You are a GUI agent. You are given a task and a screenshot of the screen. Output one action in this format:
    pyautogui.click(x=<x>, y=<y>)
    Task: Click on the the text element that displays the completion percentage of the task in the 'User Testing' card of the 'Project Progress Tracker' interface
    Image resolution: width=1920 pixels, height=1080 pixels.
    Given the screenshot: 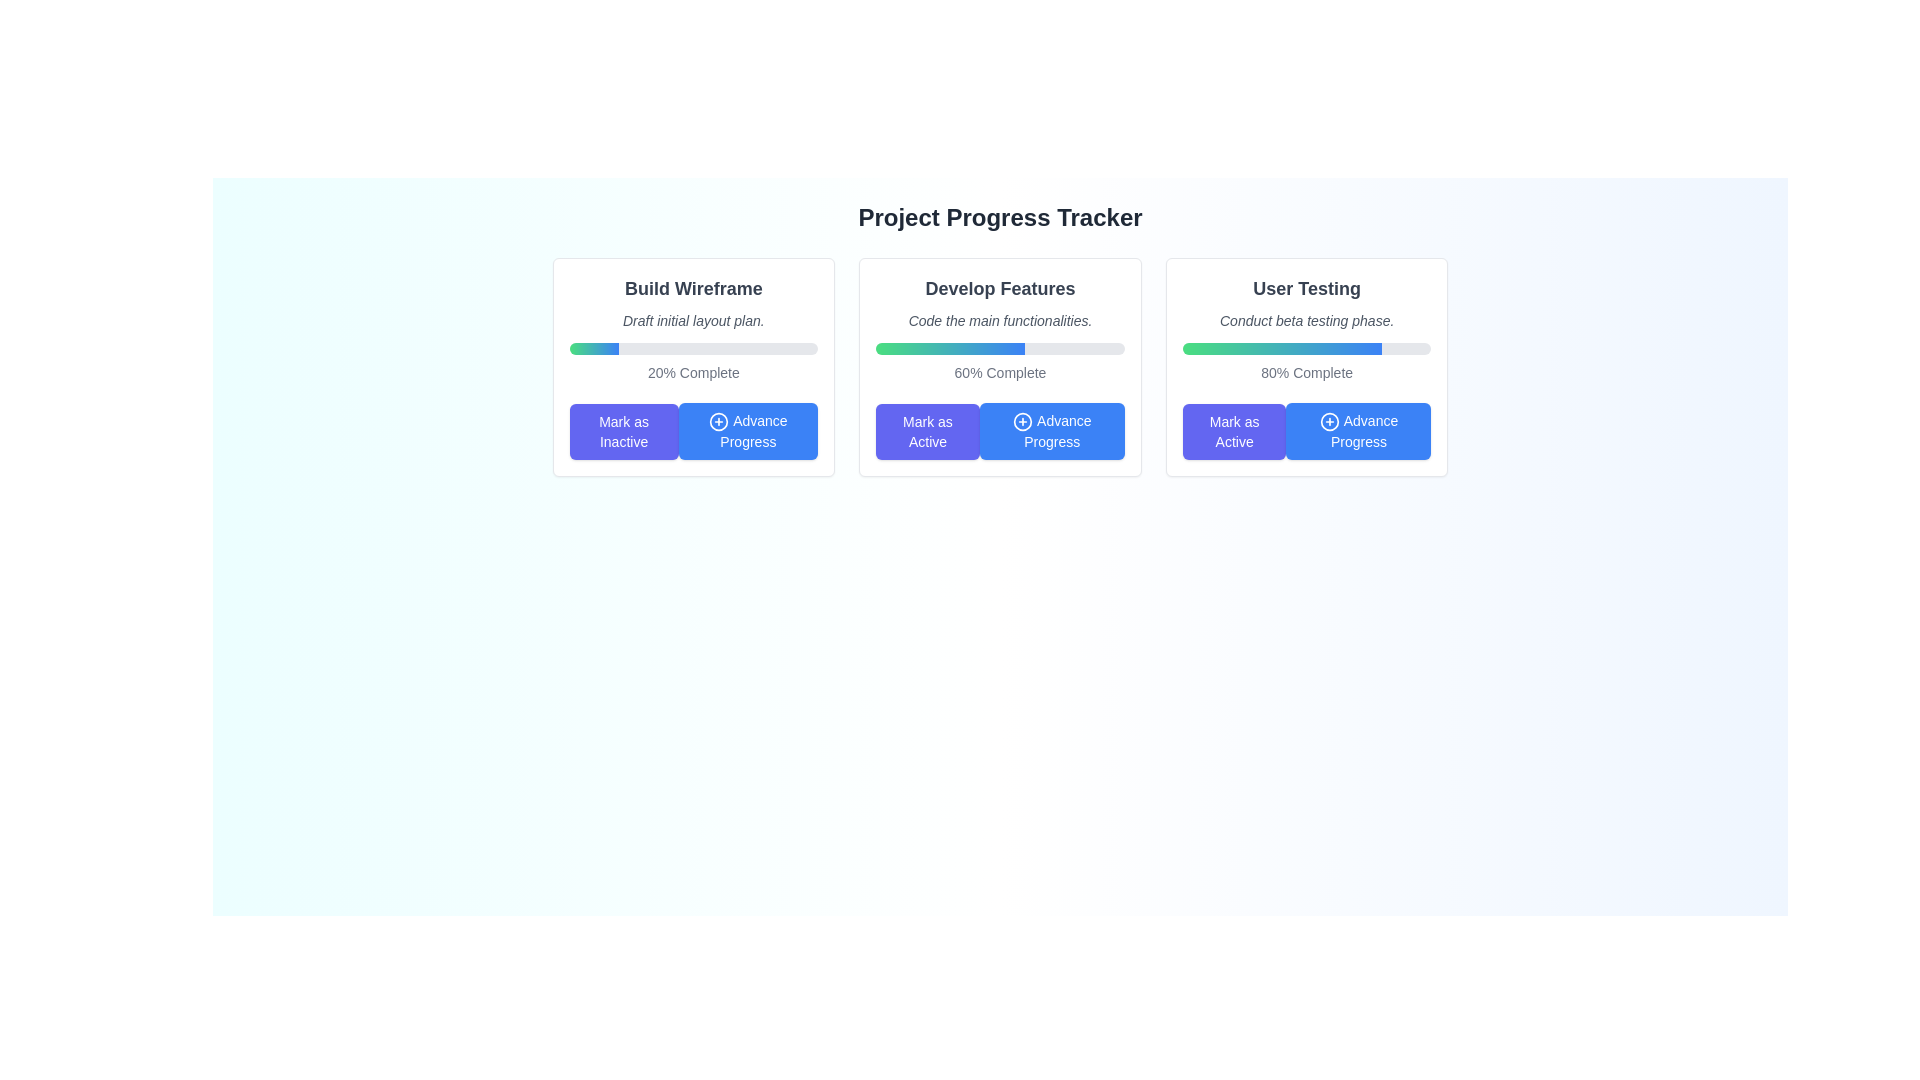 What is the action you would take?
    pyautogui.click(x=1307, y=373)
    